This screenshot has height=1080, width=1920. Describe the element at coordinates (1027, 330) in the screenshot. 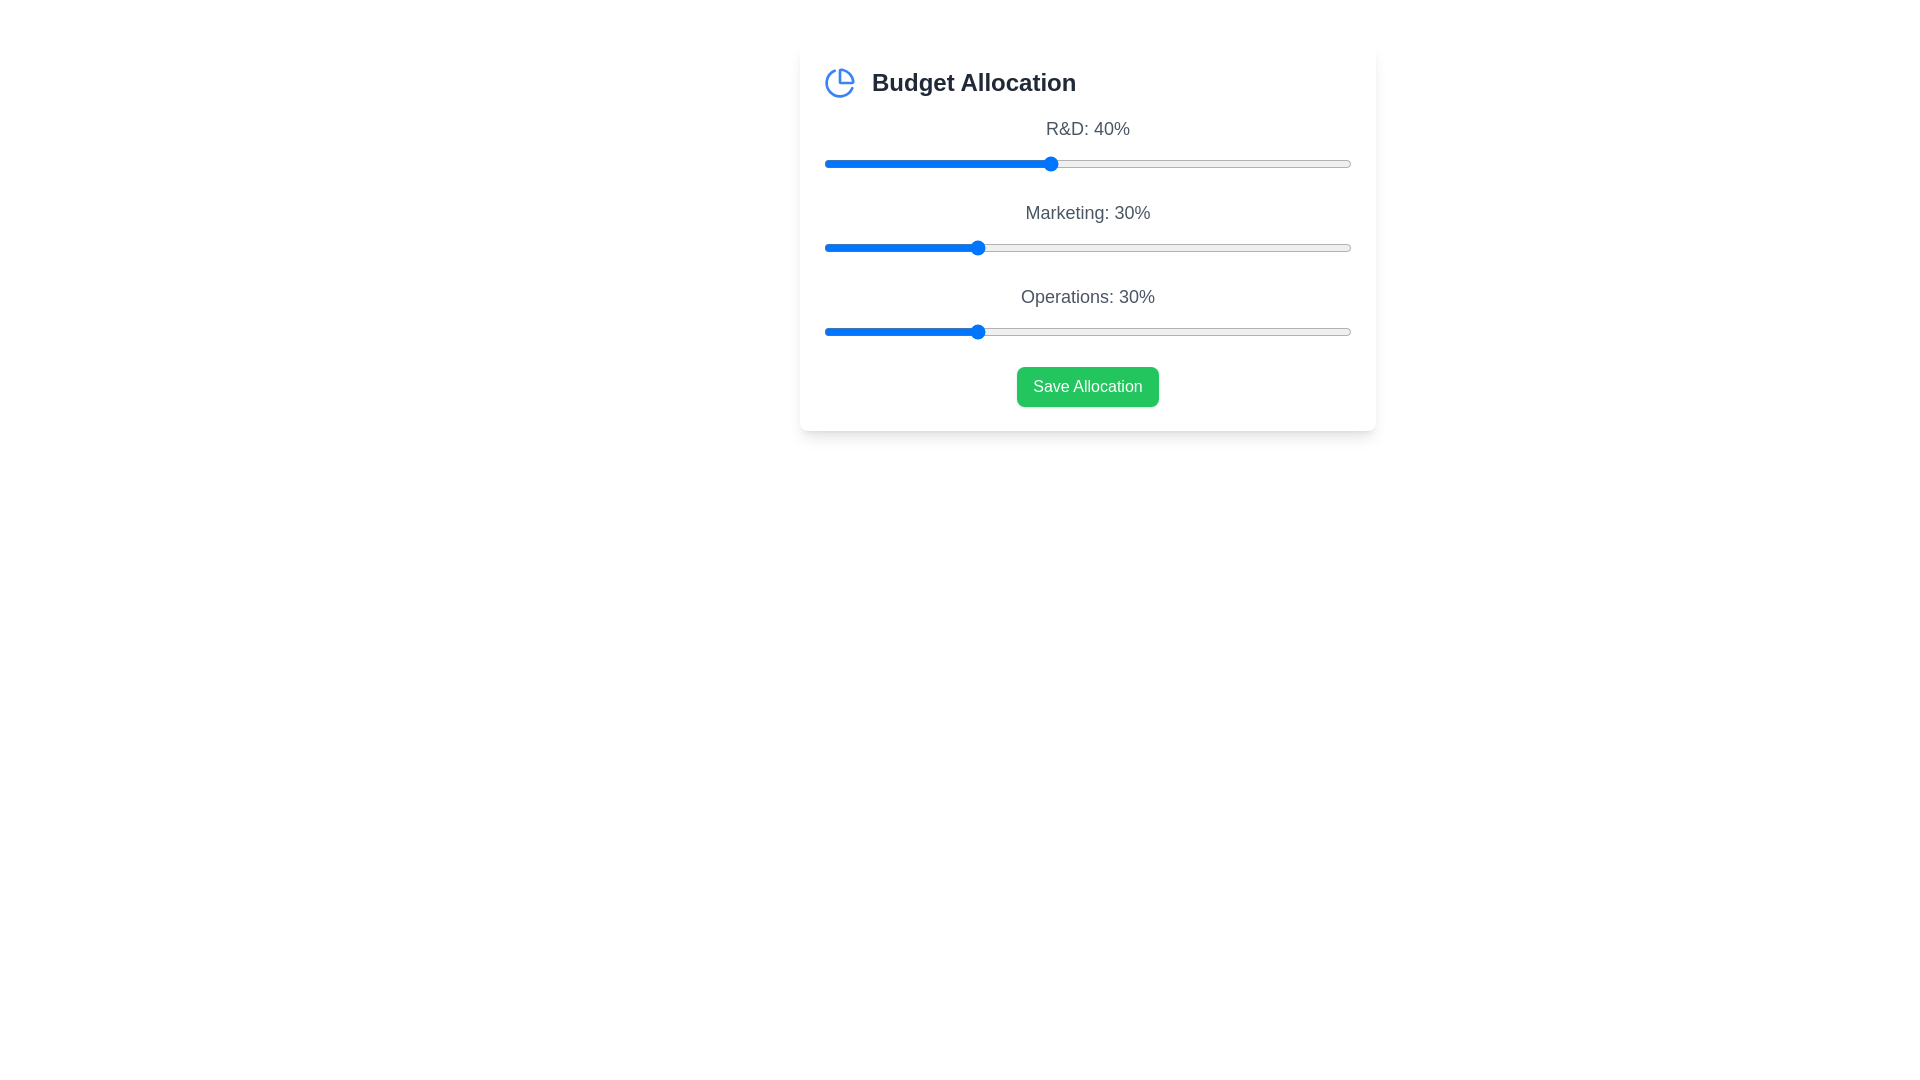

I see `the 'Operations' slider to 37%` at that location.